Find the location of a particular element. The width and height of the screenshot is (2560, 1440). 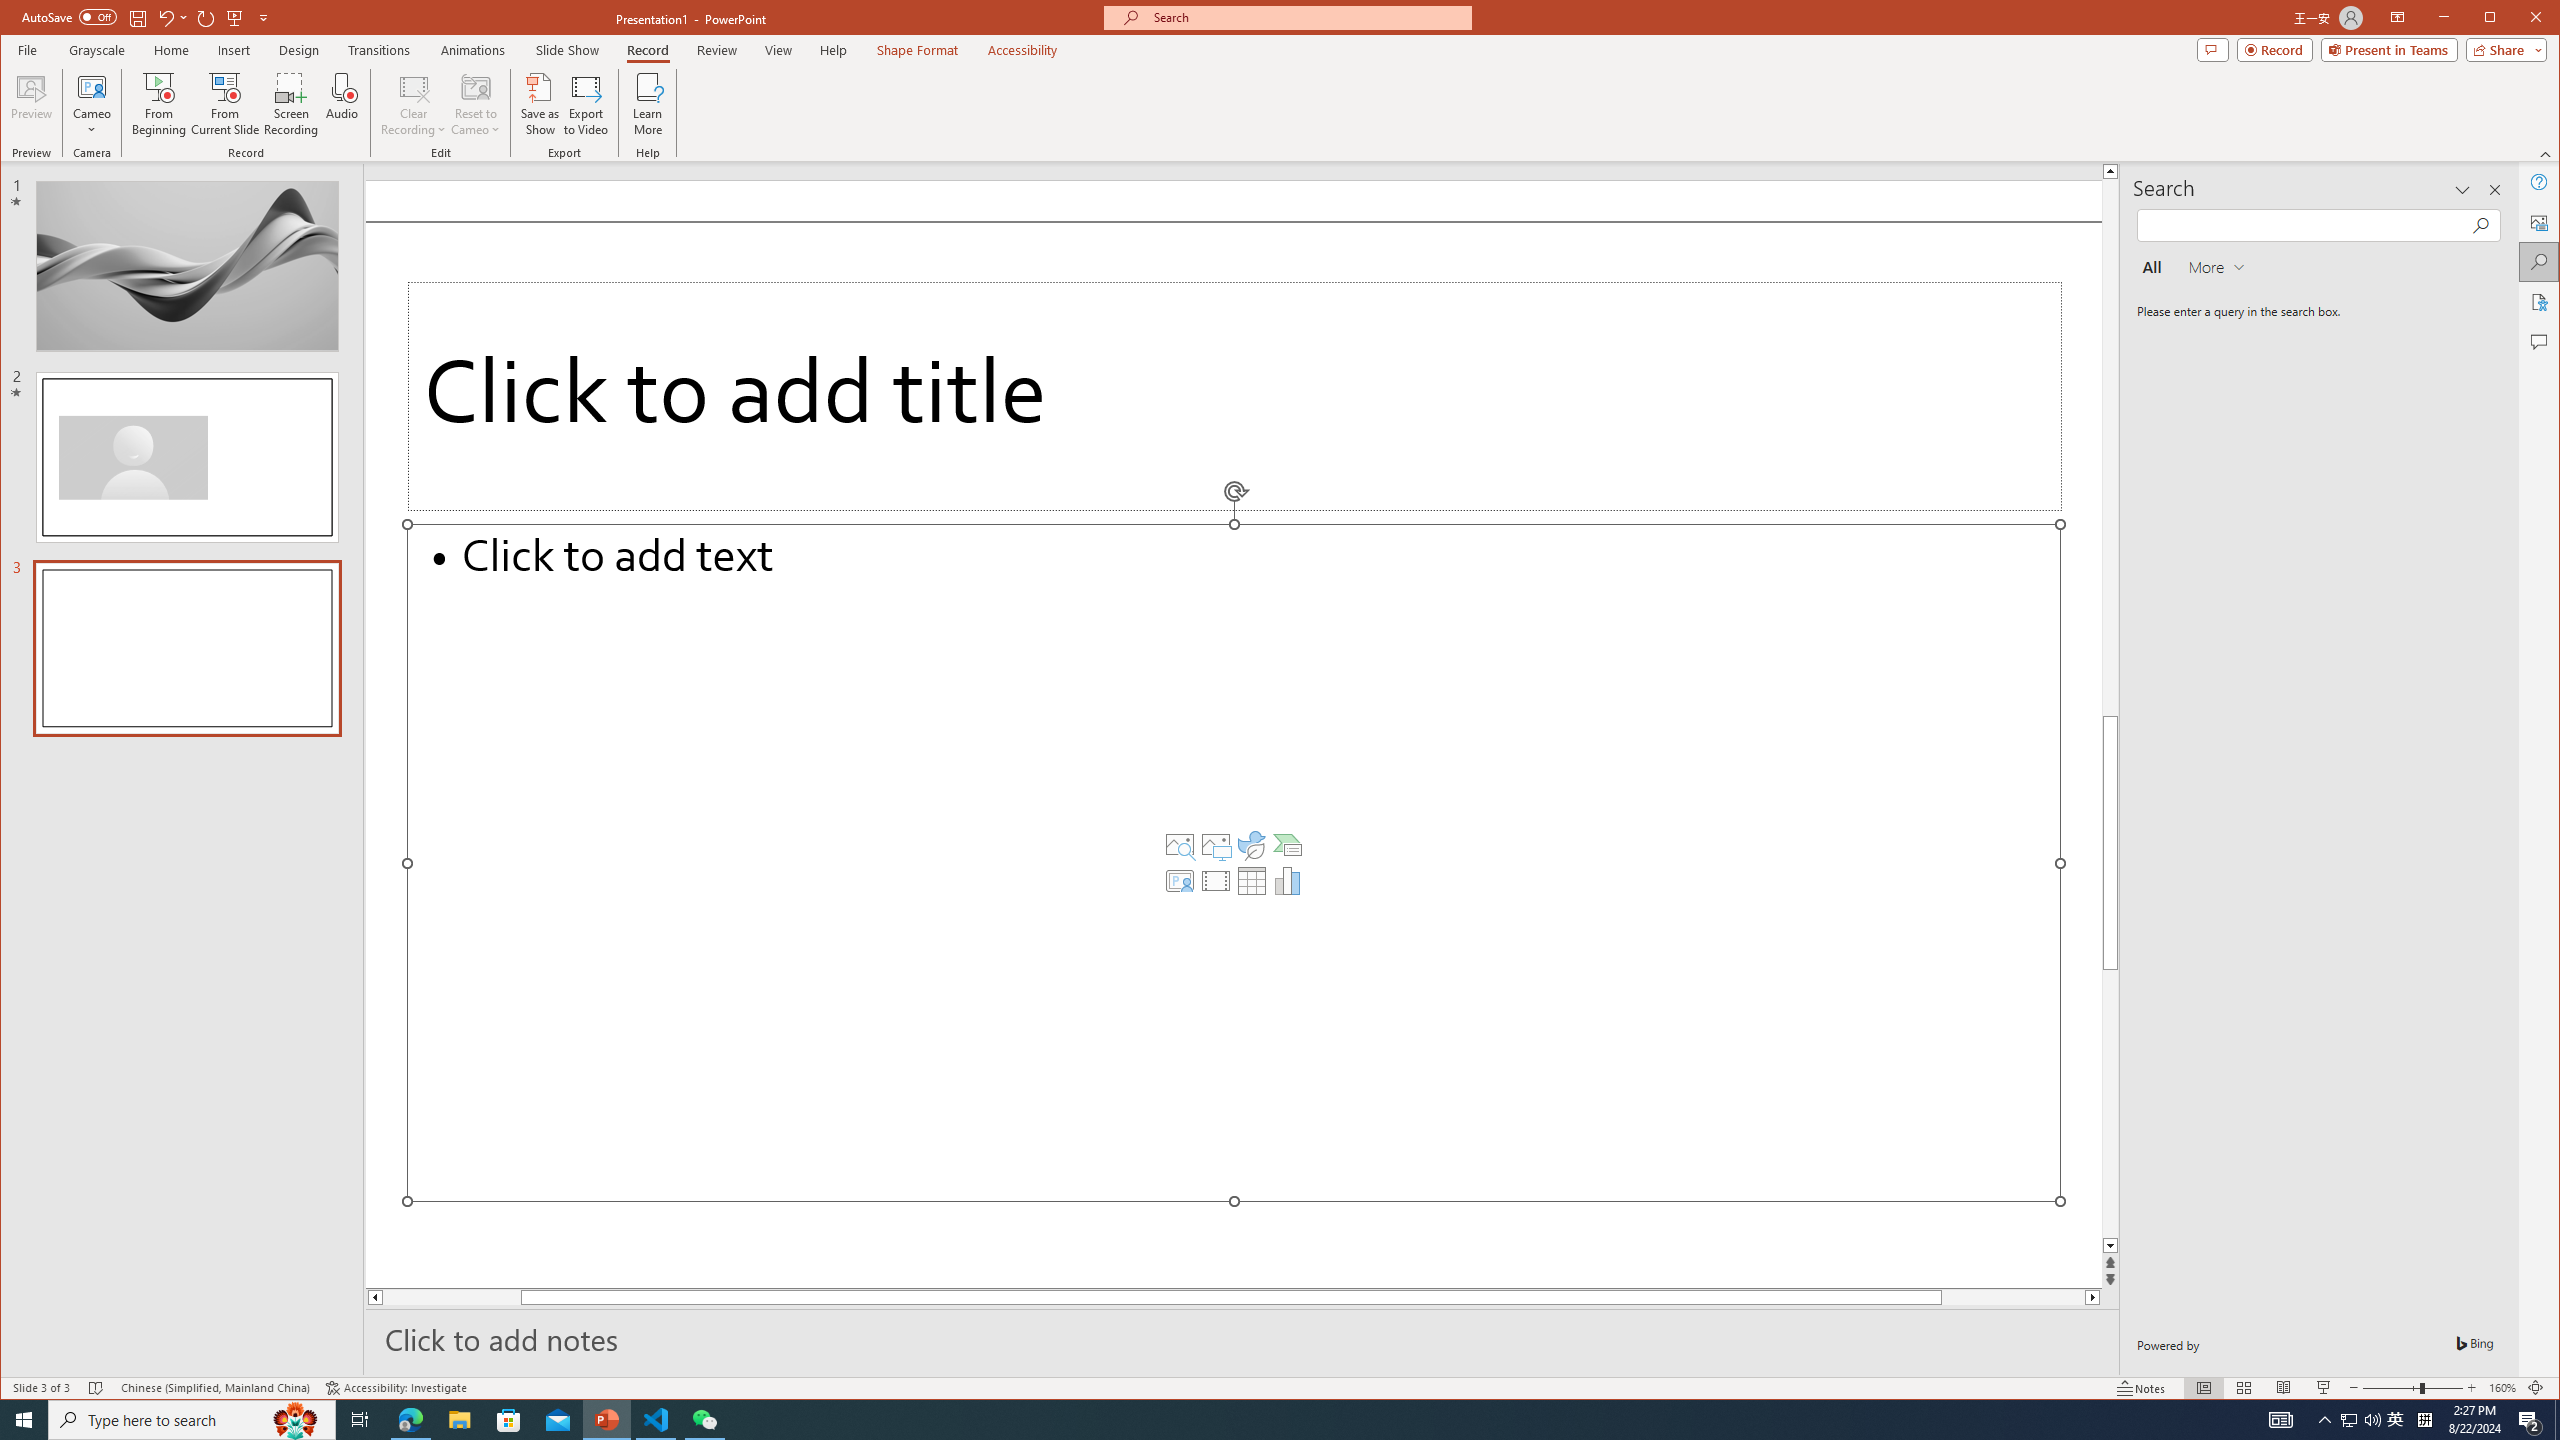

'Content Placeholder' is located at coordinates (1232, 862).